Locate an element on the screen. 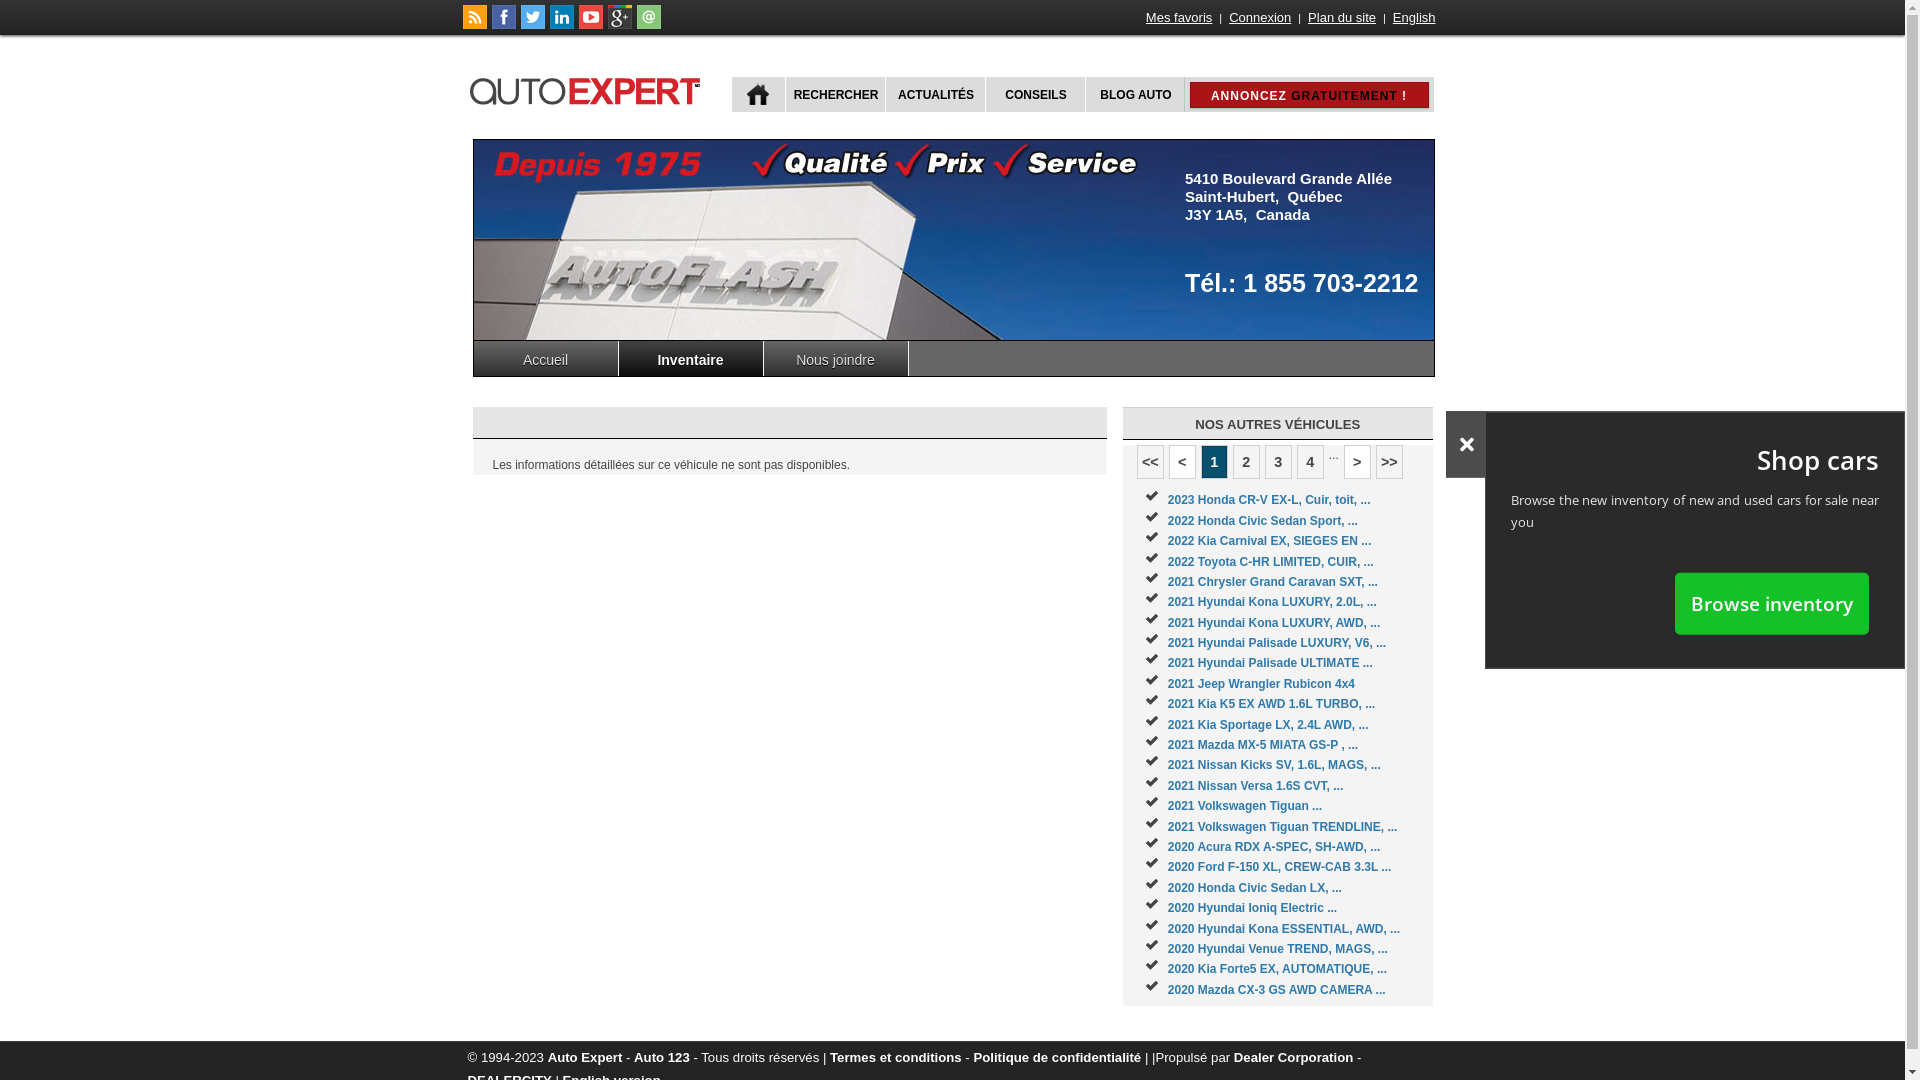  '2021 Volkswagen Tiguan ...' is located at coordinates (1243, 805).